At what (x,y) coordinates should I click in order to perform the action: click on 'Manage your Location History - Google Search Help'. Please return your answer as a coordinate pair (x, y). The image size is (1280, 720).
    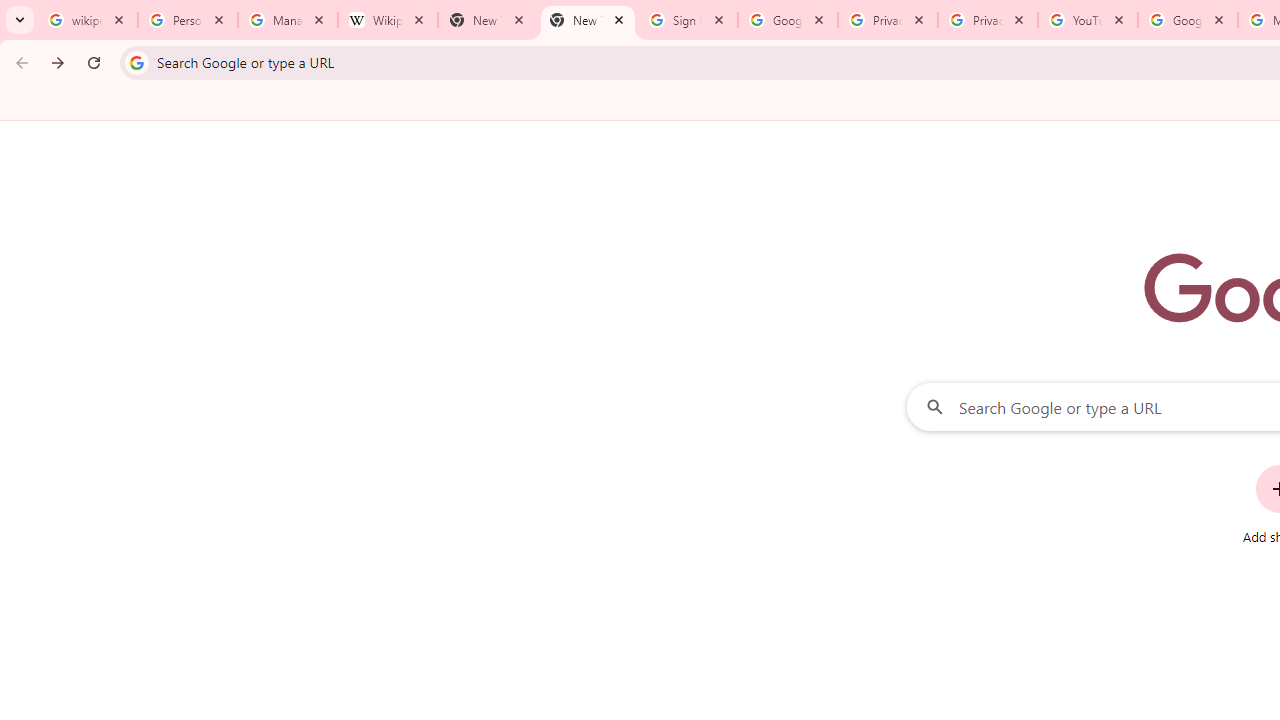
    Looking at the image, I should click on (287, 20).